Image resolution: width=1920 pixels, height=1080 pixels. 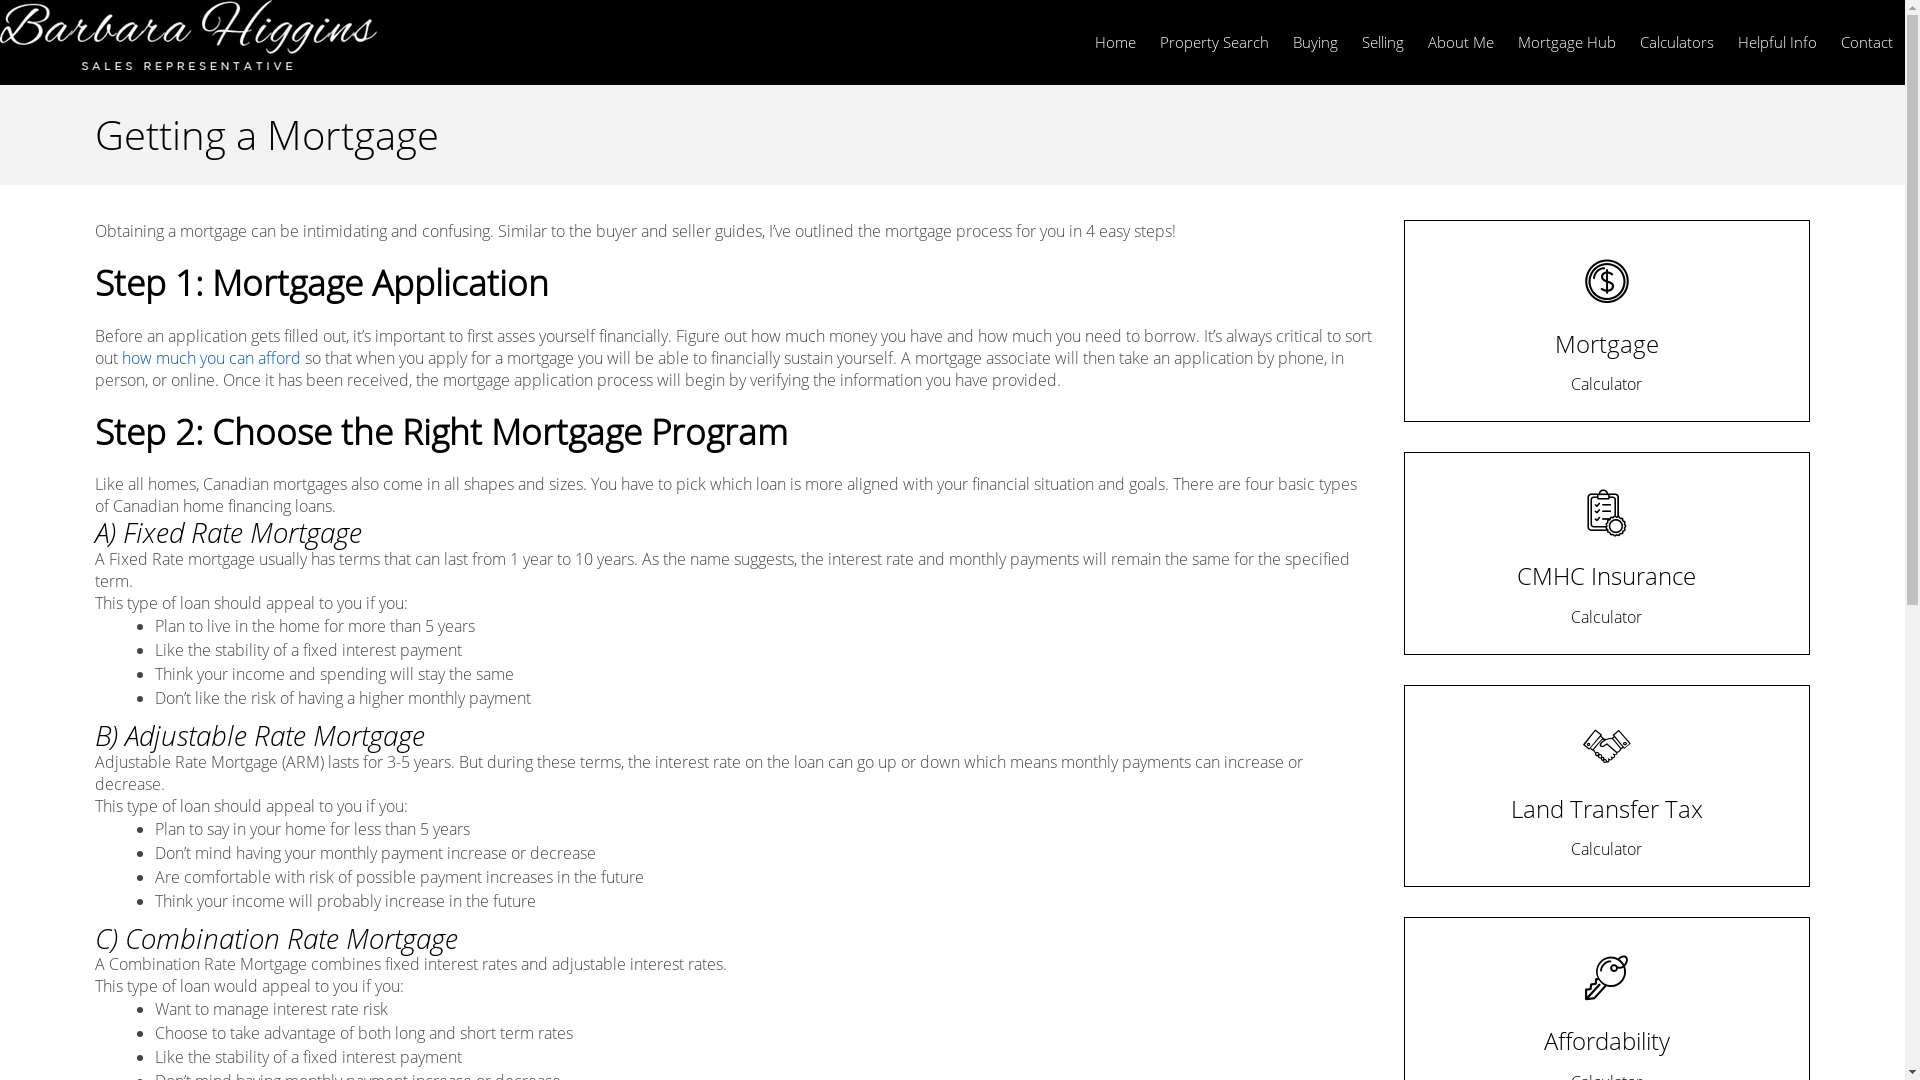 I want to click on 'About Me', so click(x=1415, y=42).